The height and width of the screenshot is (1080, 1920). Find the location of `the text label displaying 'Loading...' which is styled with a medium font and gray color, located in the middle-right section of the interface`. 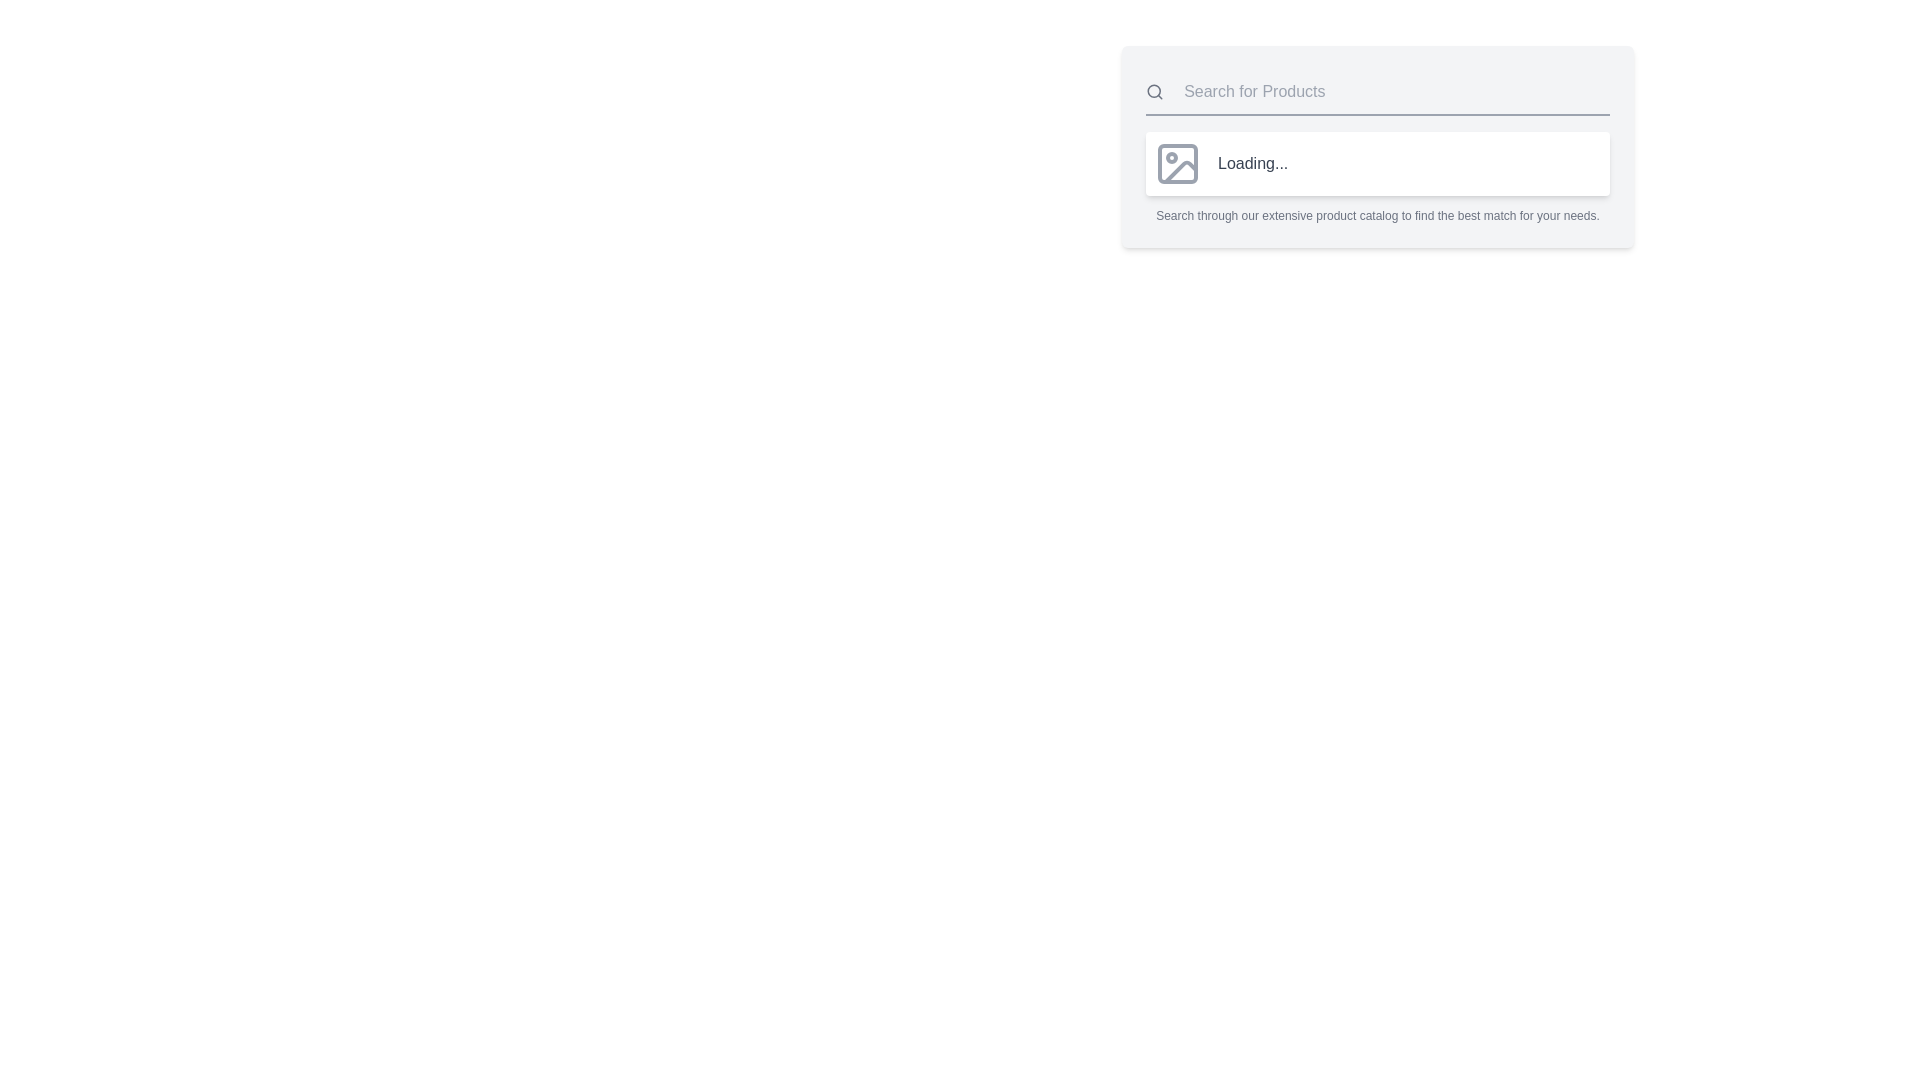

the text label displaying 'Loading...' which is styled with a medium font and gray color, located in the middle-right section of the interface is located at coordinates (1252, 163).